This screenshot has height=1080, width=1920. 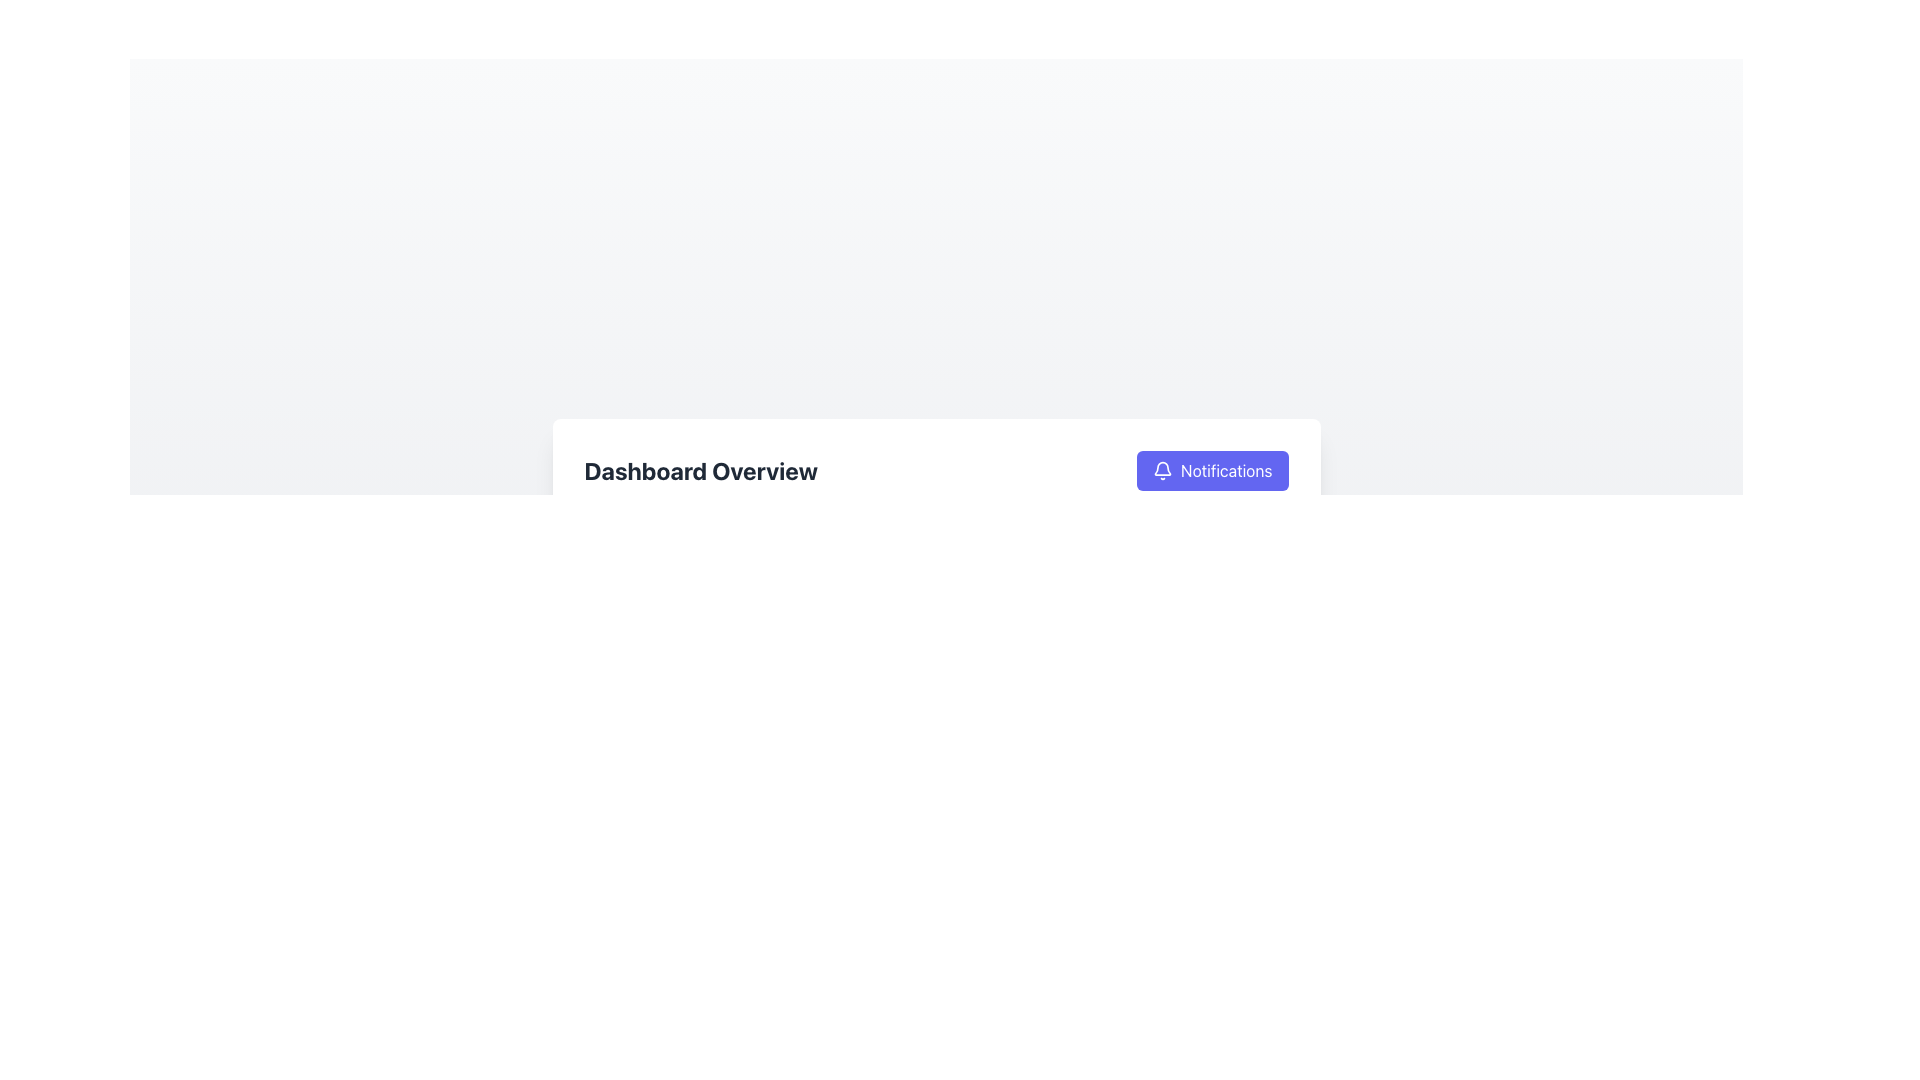 I want to click on the bold text element reading 'Dashboard Overview', which is styled with a large font in a dark shade on a light background, so click(x=701, y=470).